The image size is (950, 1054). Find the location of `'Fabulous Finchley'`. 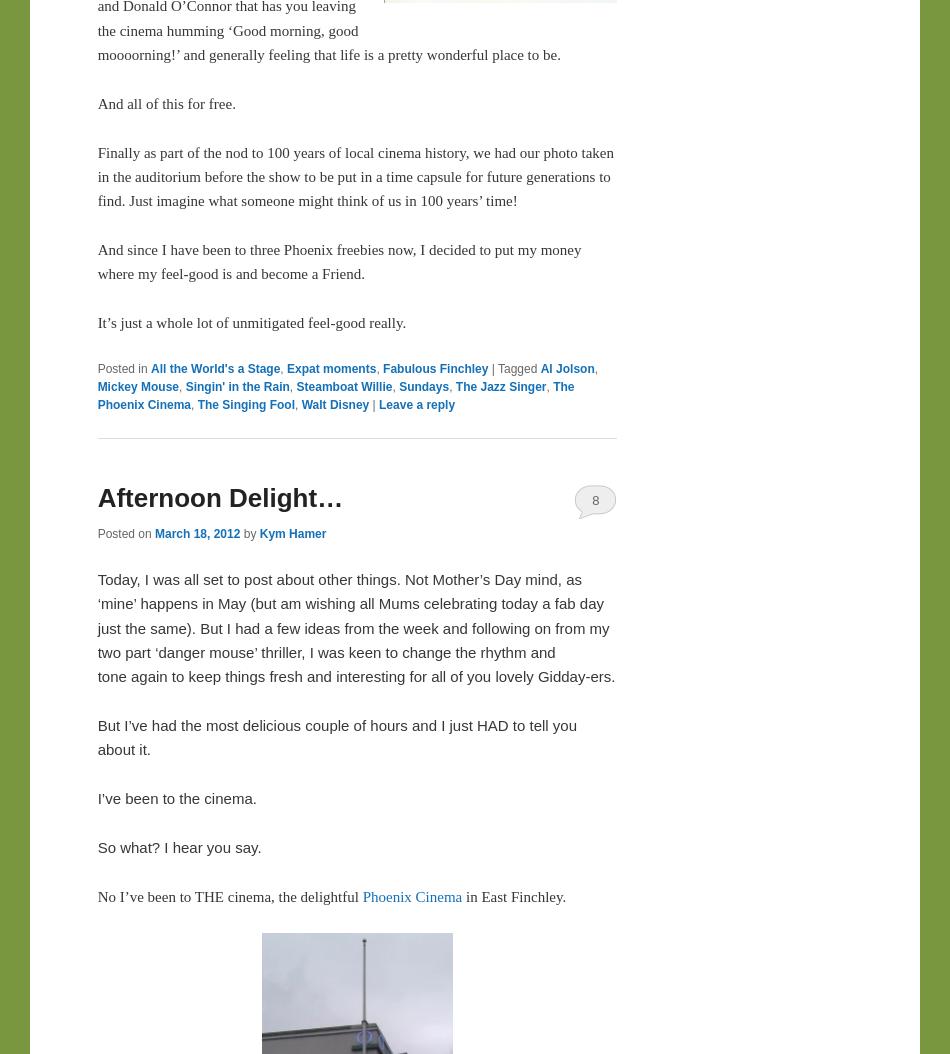

'Fabulous Finchley' is located at coordinates (434, 367).